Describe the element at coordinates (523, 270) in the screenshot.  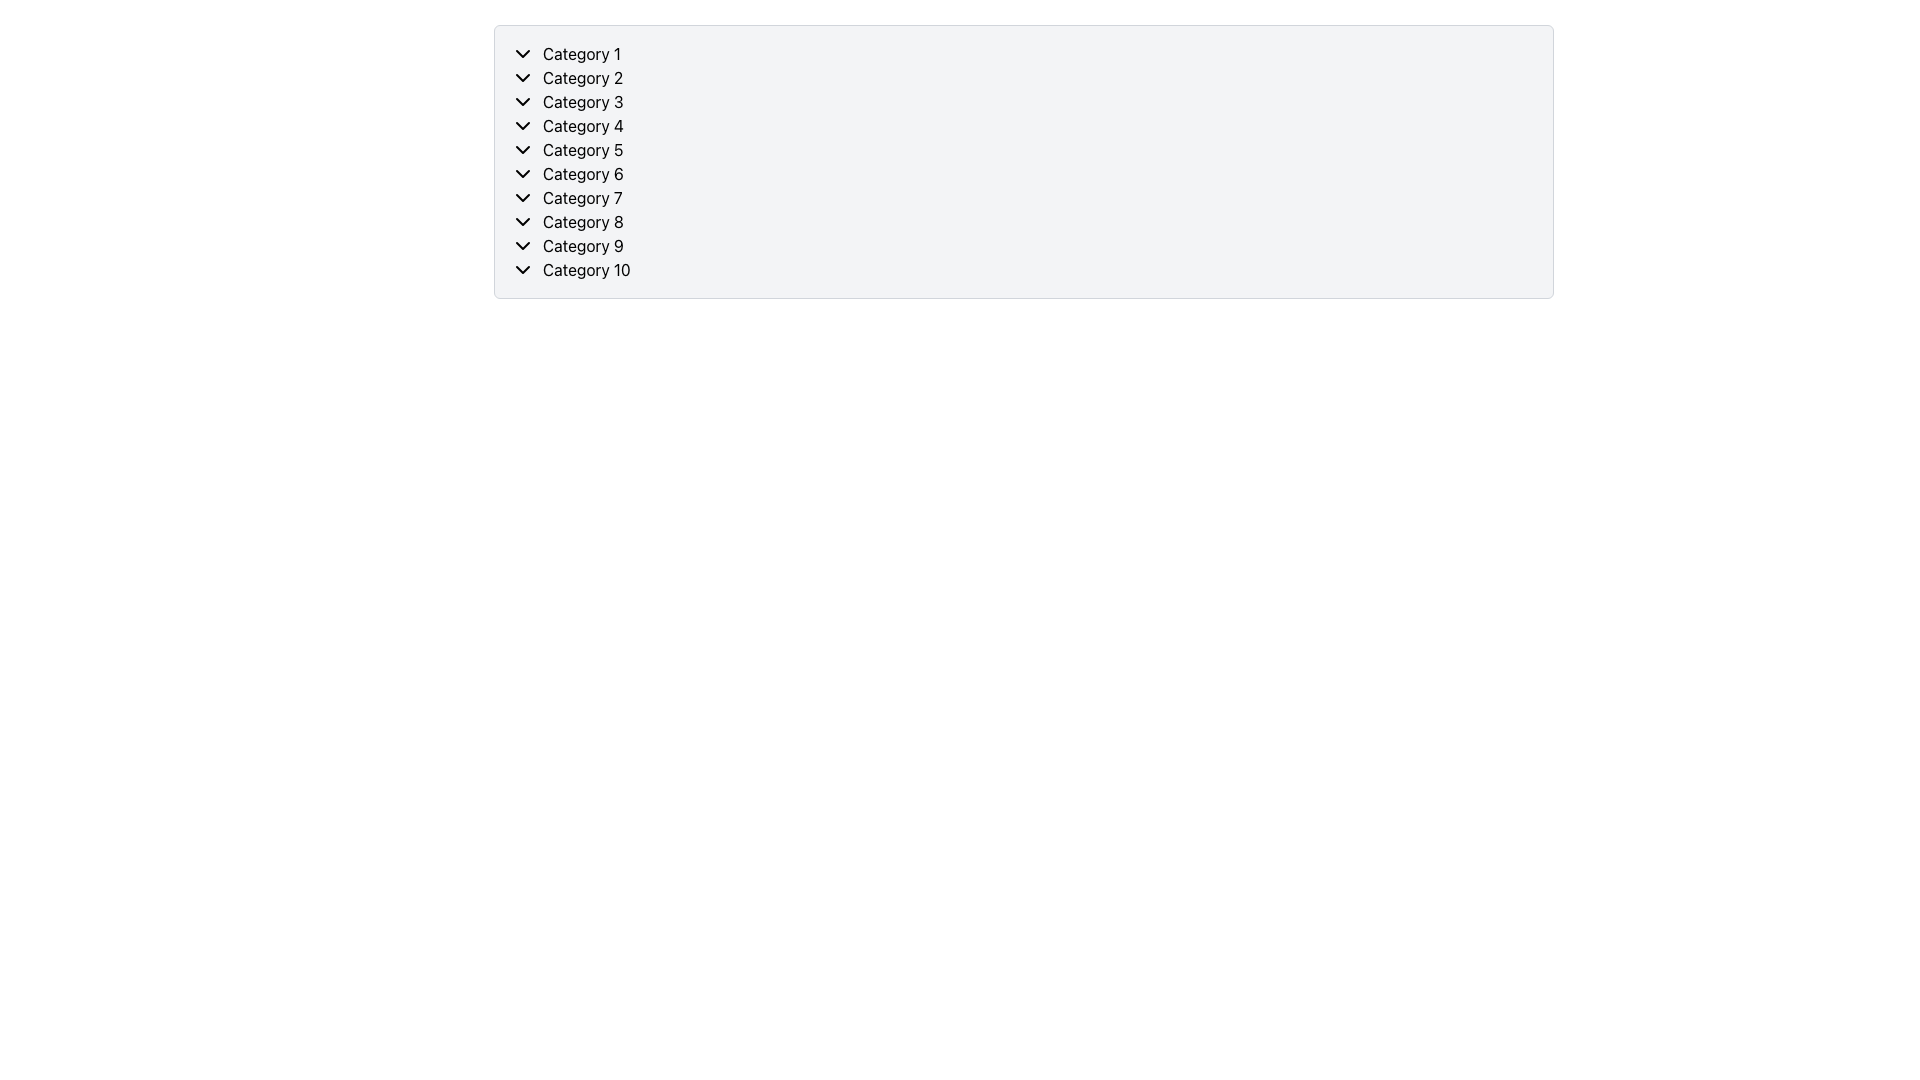
I see `the downward-pointing chevron icon next to the 'Category 10' label` at that location.